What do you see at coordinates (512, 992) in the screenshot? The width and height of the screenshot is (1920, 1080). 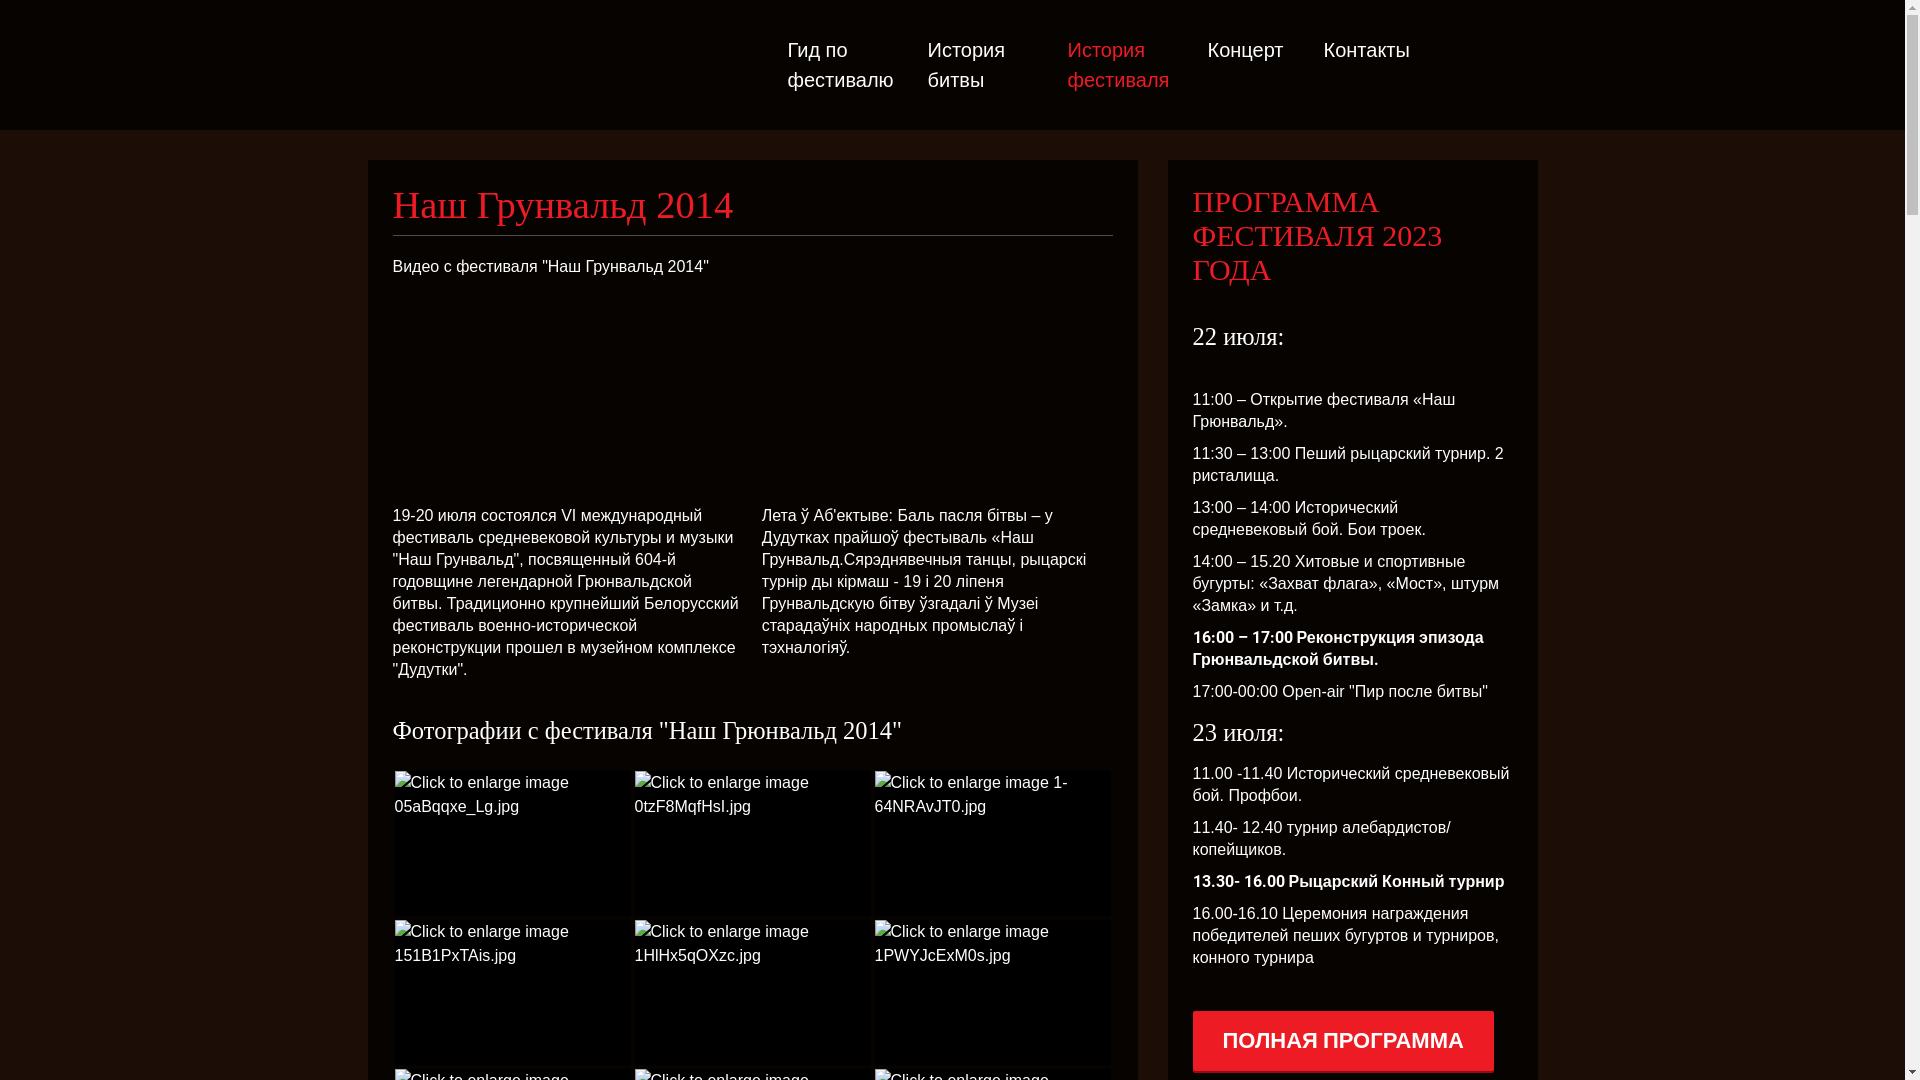 I see `'Click to enlarge image 151B1PxTAis.jpg'` at bounding box center [512, 992].